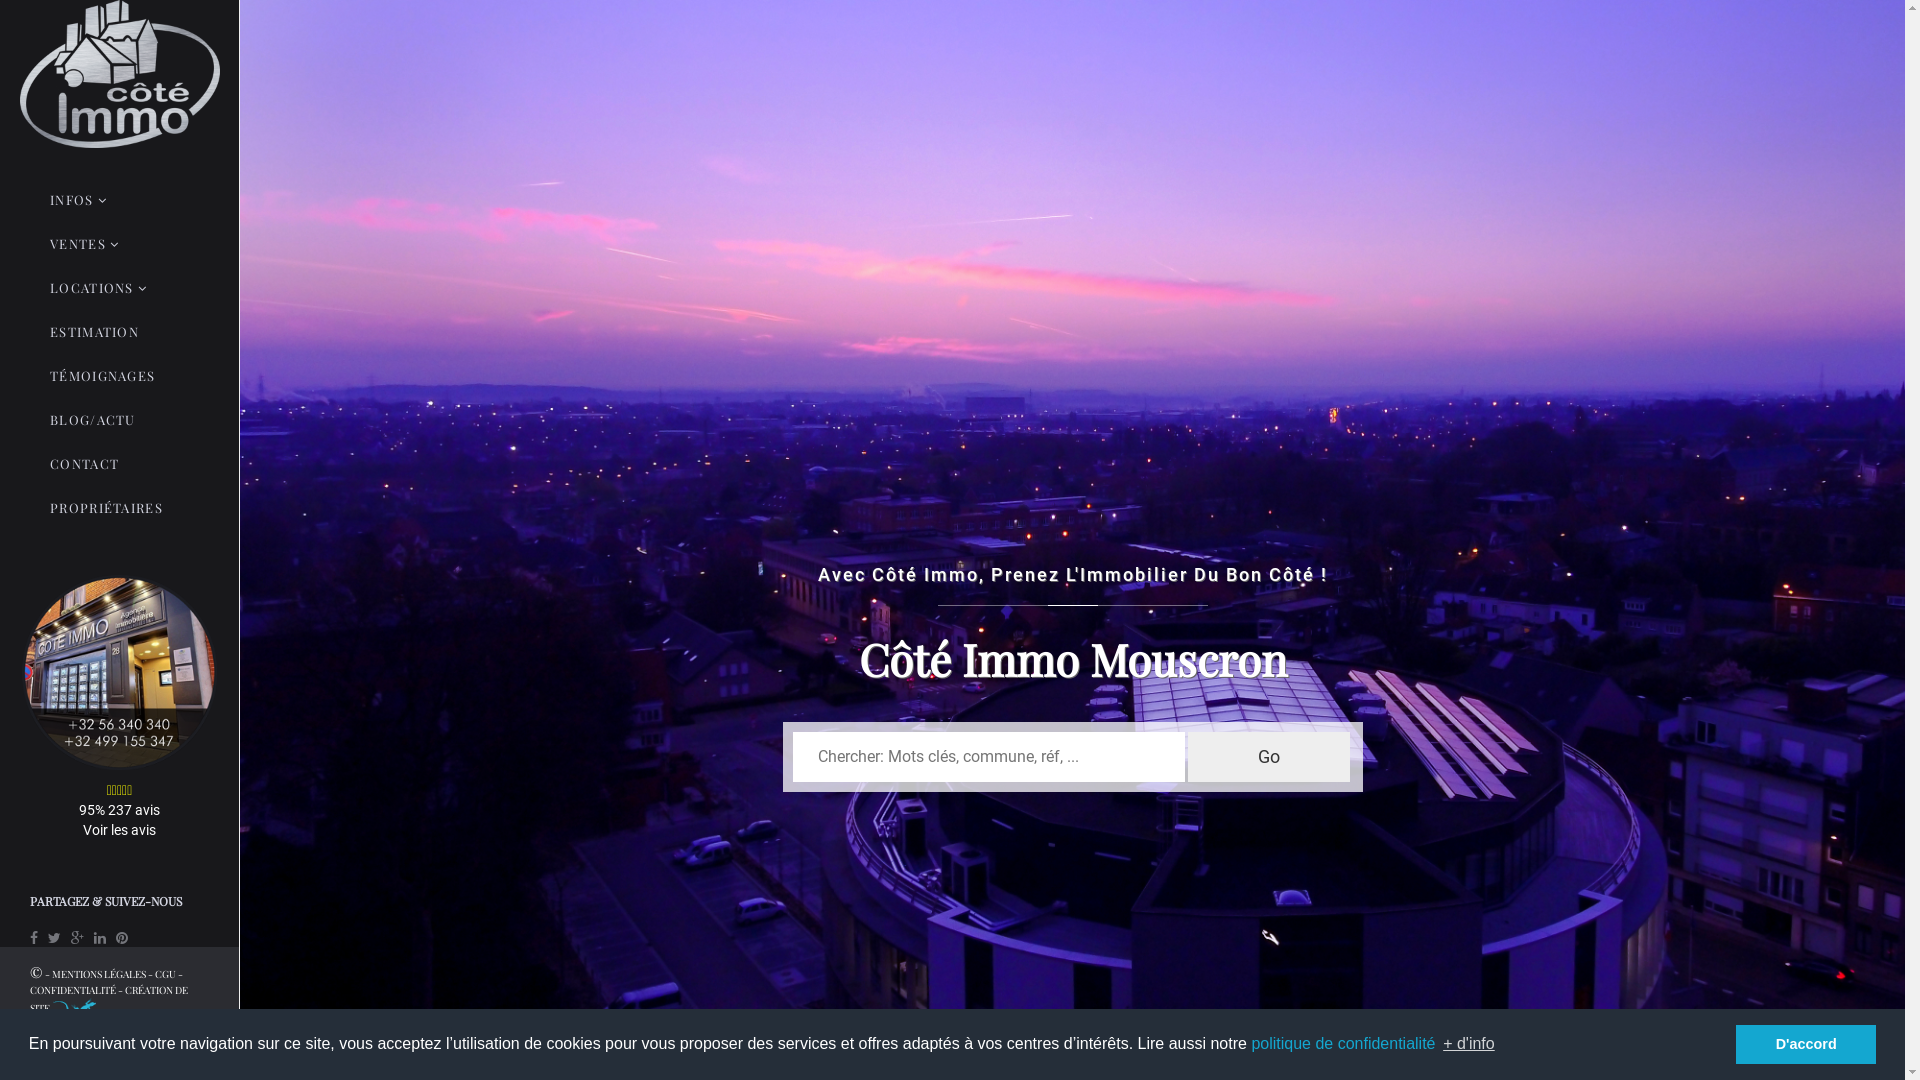 The image size is (1920, 1080). What do you see at coordinates (83, 463) in the screenshot?
I see `'CONTACT'` at bounding box center [83, 463].